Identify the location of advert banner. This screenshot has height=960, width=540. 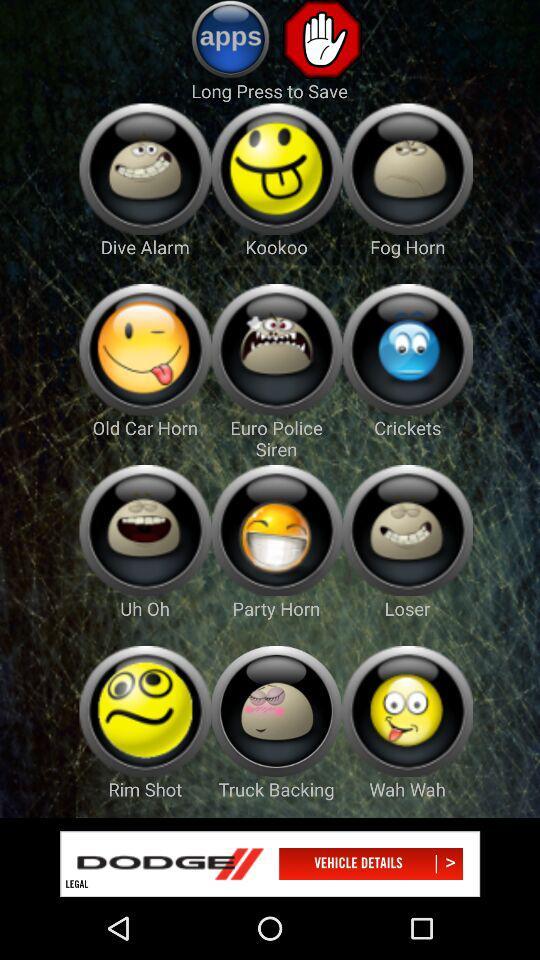
(270, 863).